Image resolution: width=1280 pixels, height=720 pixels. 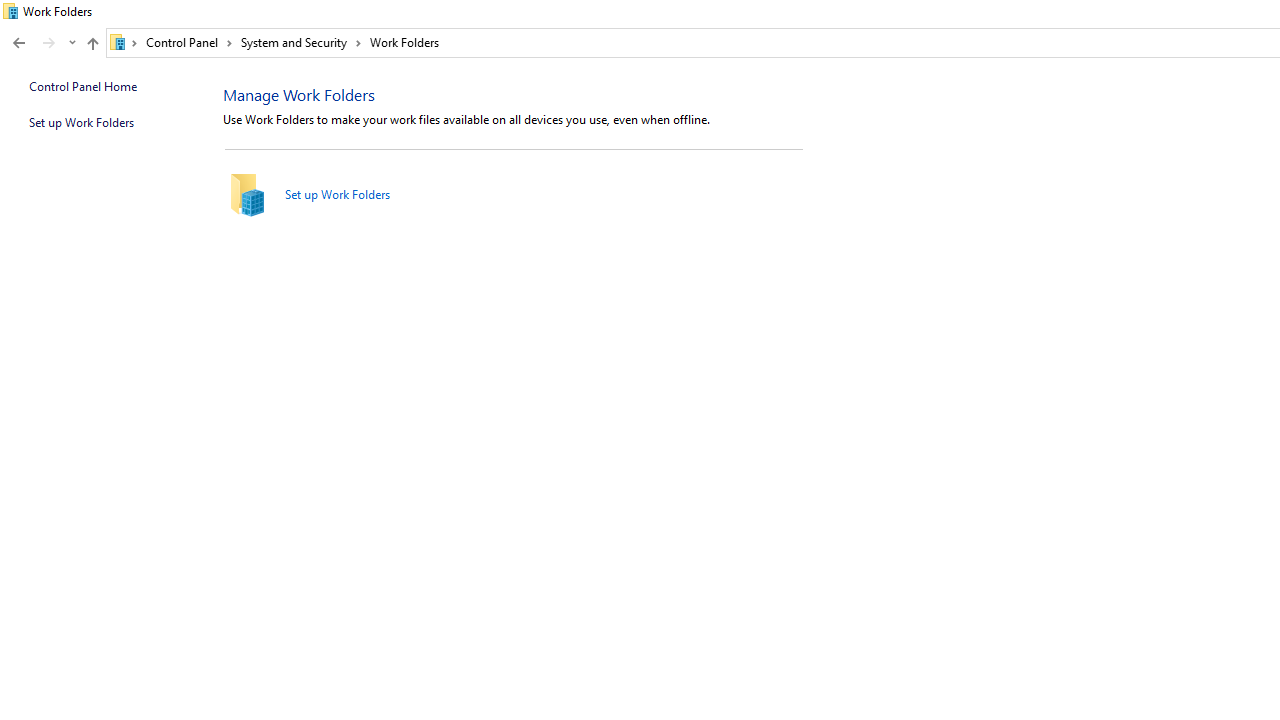 What do you see at coordinates (71, 43) in the screenshot?
I see `'Recent locations'` at bounding box center [71, 43].